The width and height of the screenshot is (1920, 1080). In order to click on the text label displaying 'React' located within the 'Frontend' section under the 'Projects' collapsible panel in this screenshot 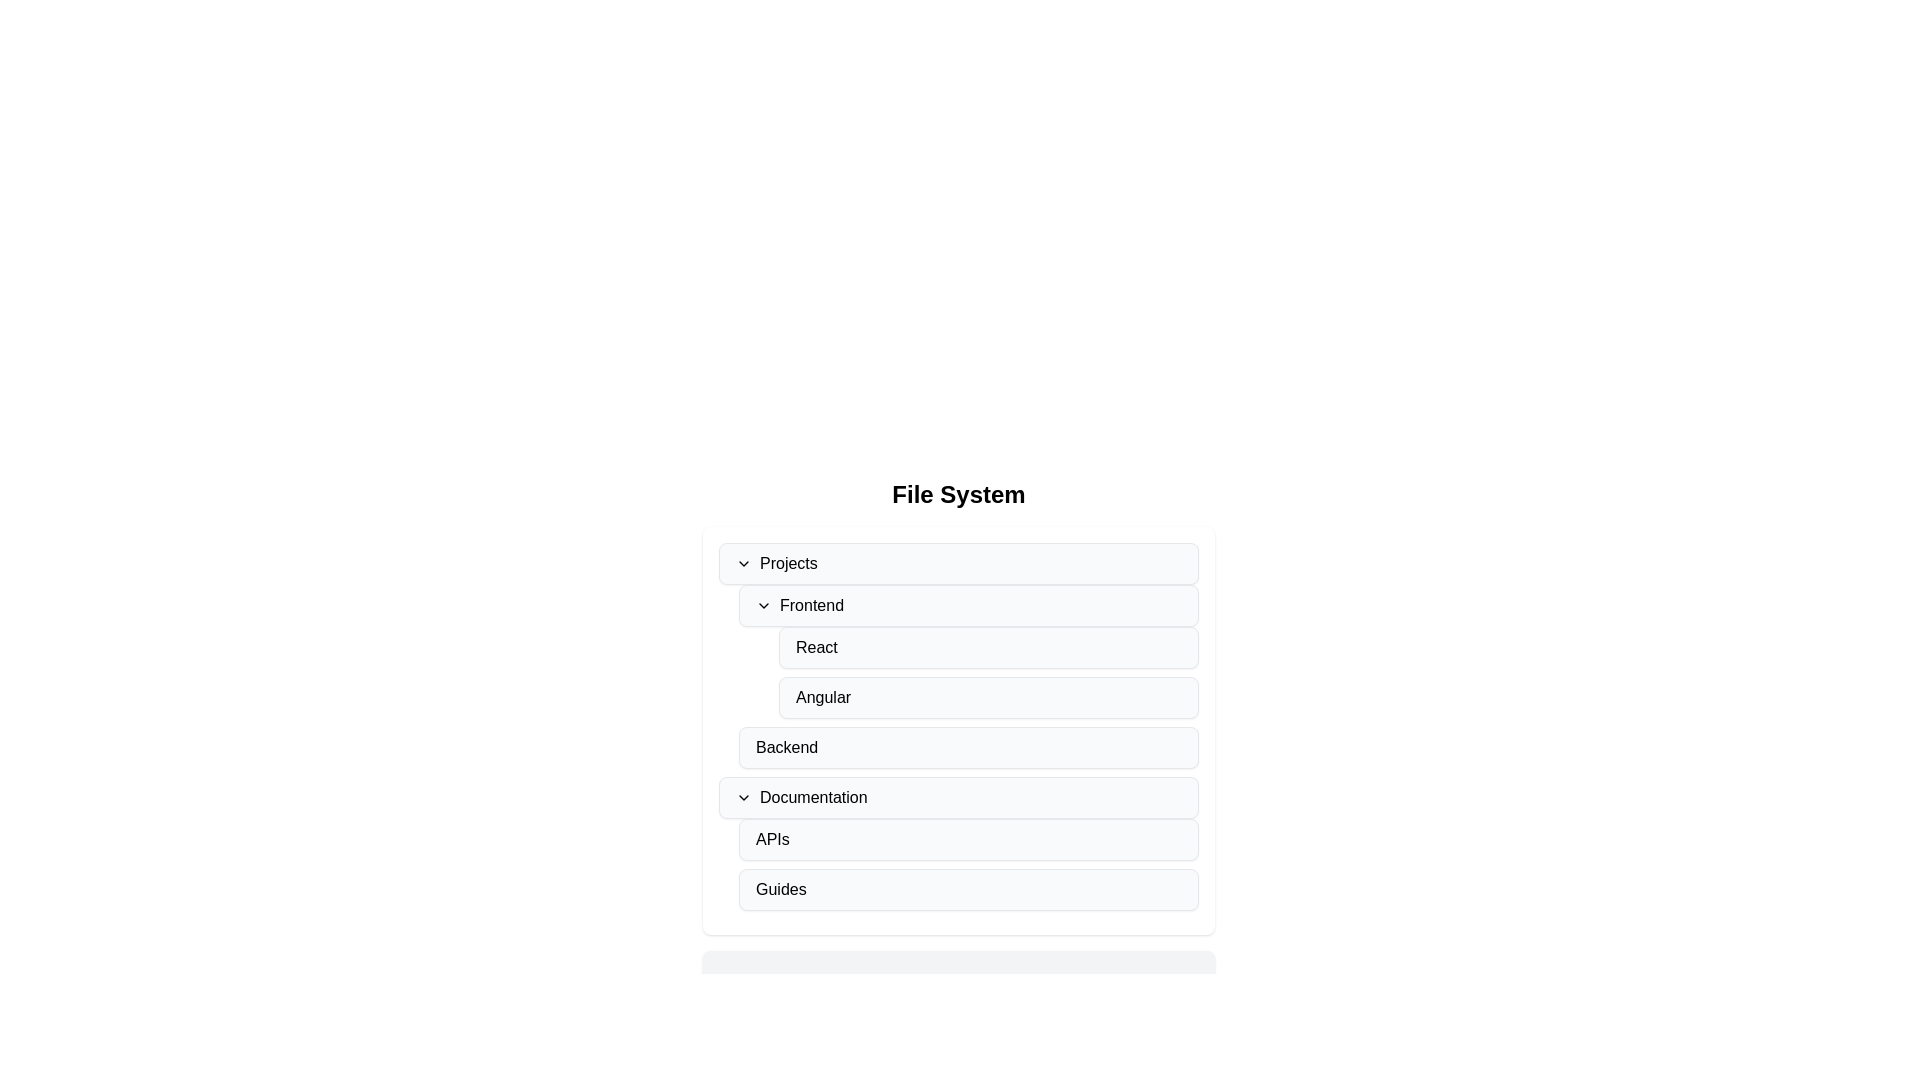, I will do `click(816, 648)`.